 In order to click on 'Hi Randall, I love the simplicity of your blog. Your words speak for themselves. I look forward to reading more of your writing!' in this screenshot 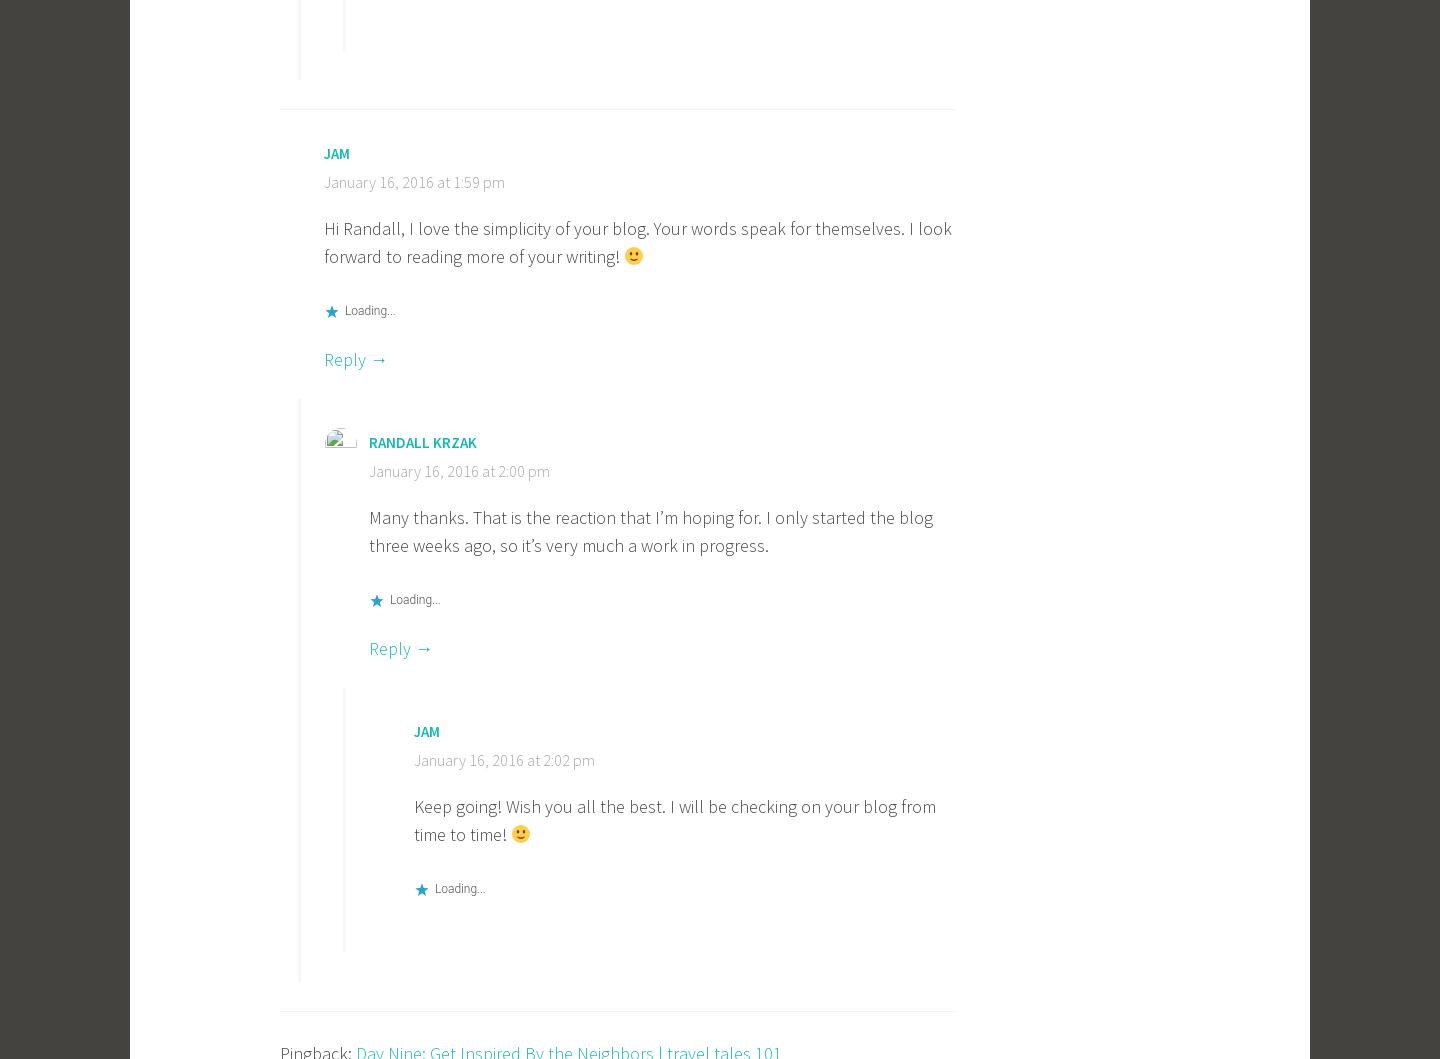, I will do `click(324, 241)`.